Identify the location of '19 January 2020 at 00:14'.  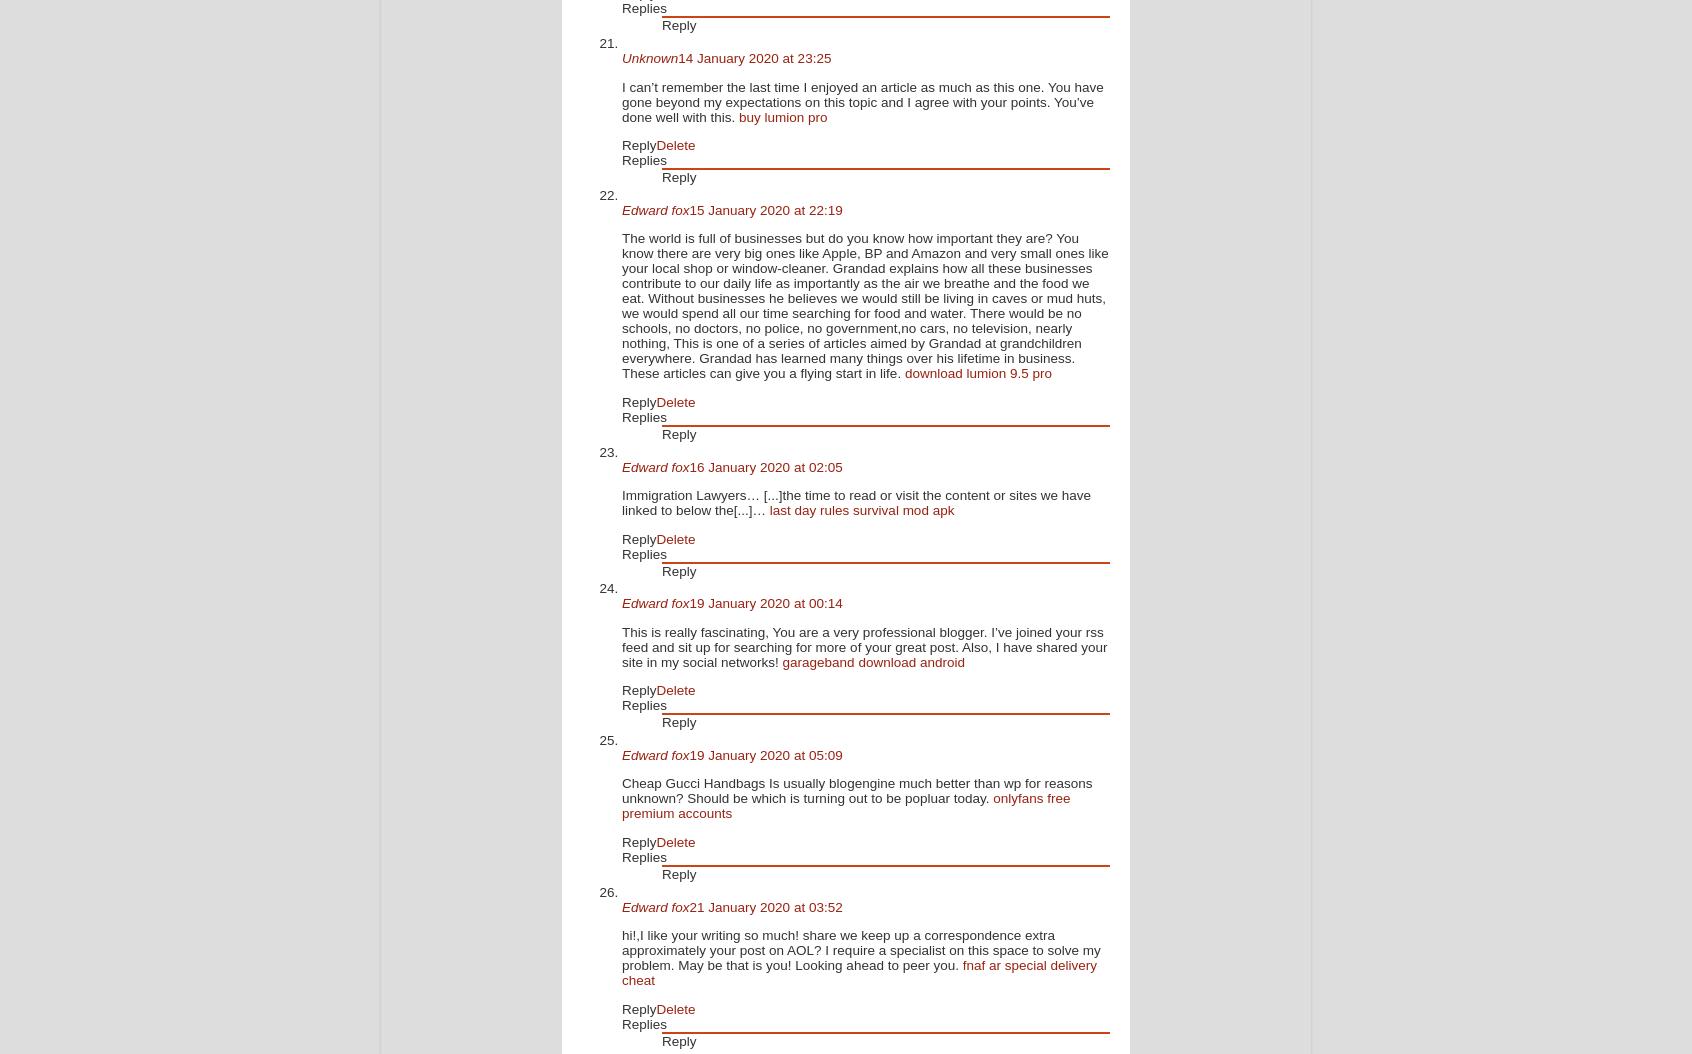
(764, 602).